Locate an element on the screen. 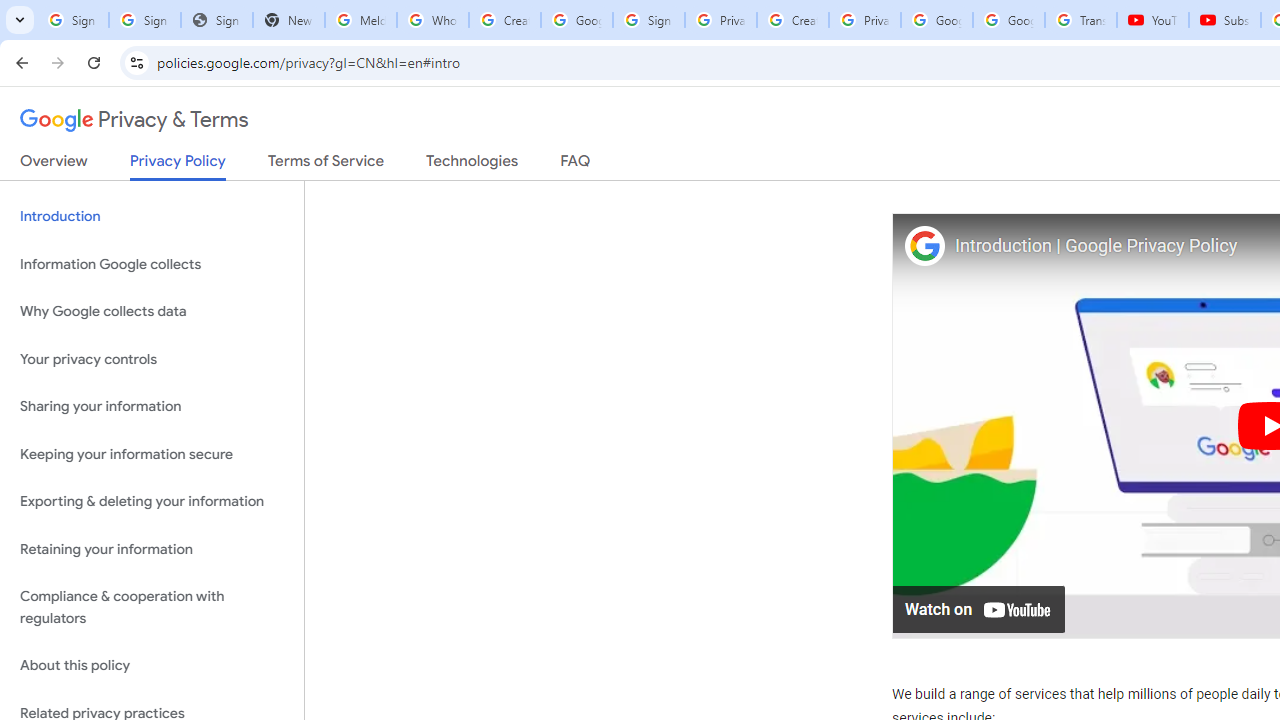 The height and width of the screenshot is (720, 1280). 'Create your Google Account' is located at coordinates (791, 20).